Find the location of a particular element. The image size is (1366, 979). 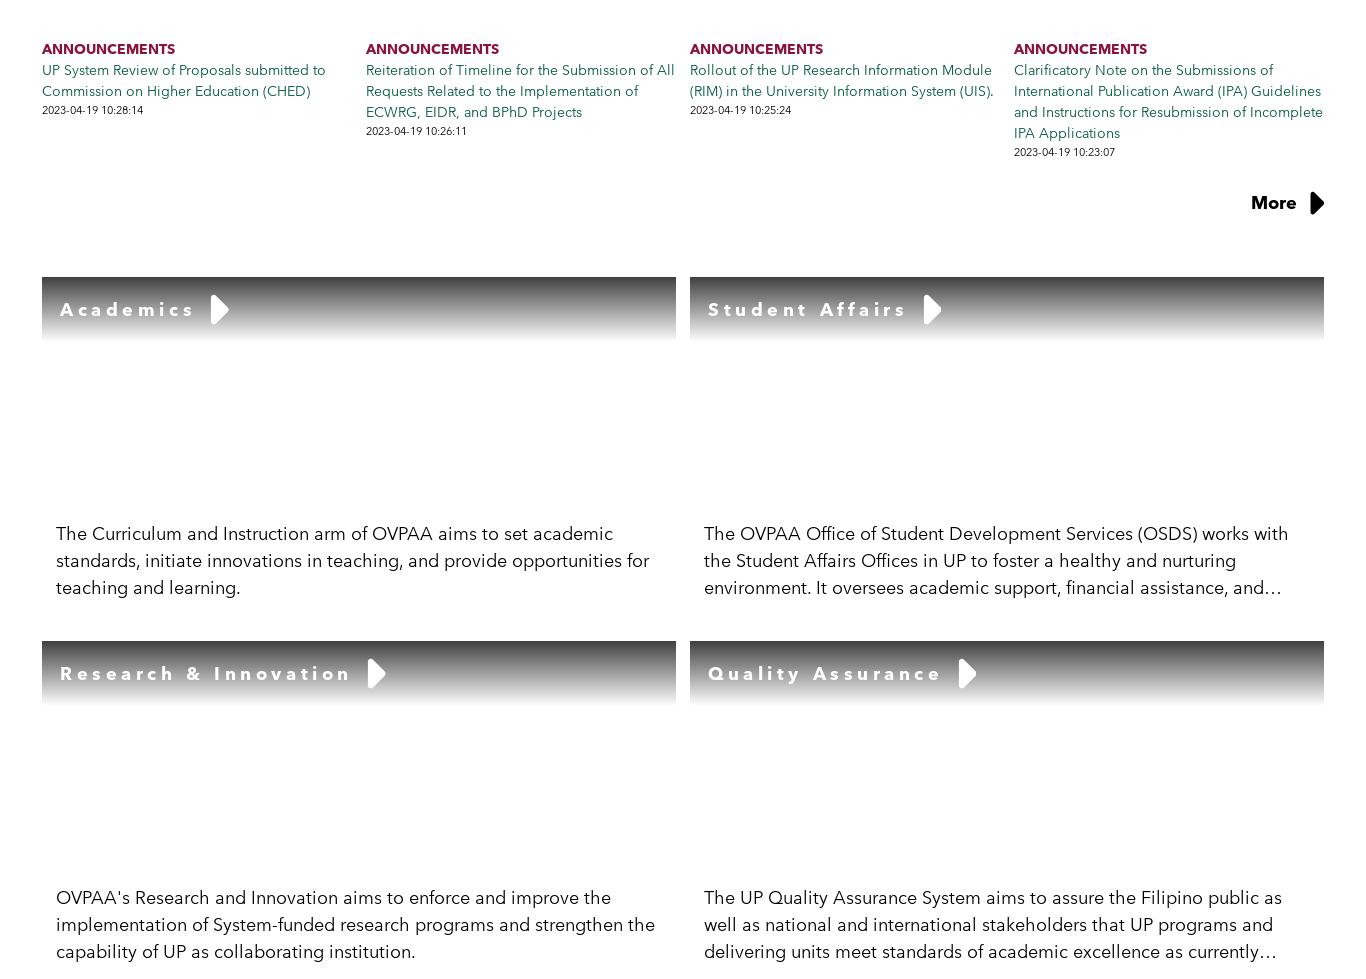

'Clarificatory Note on the Submissions of International Publication Award (IPA) Guidelines and Instructions for Resubmission of Incomplete IPA Applications' is located at coordinates (1168, 100).